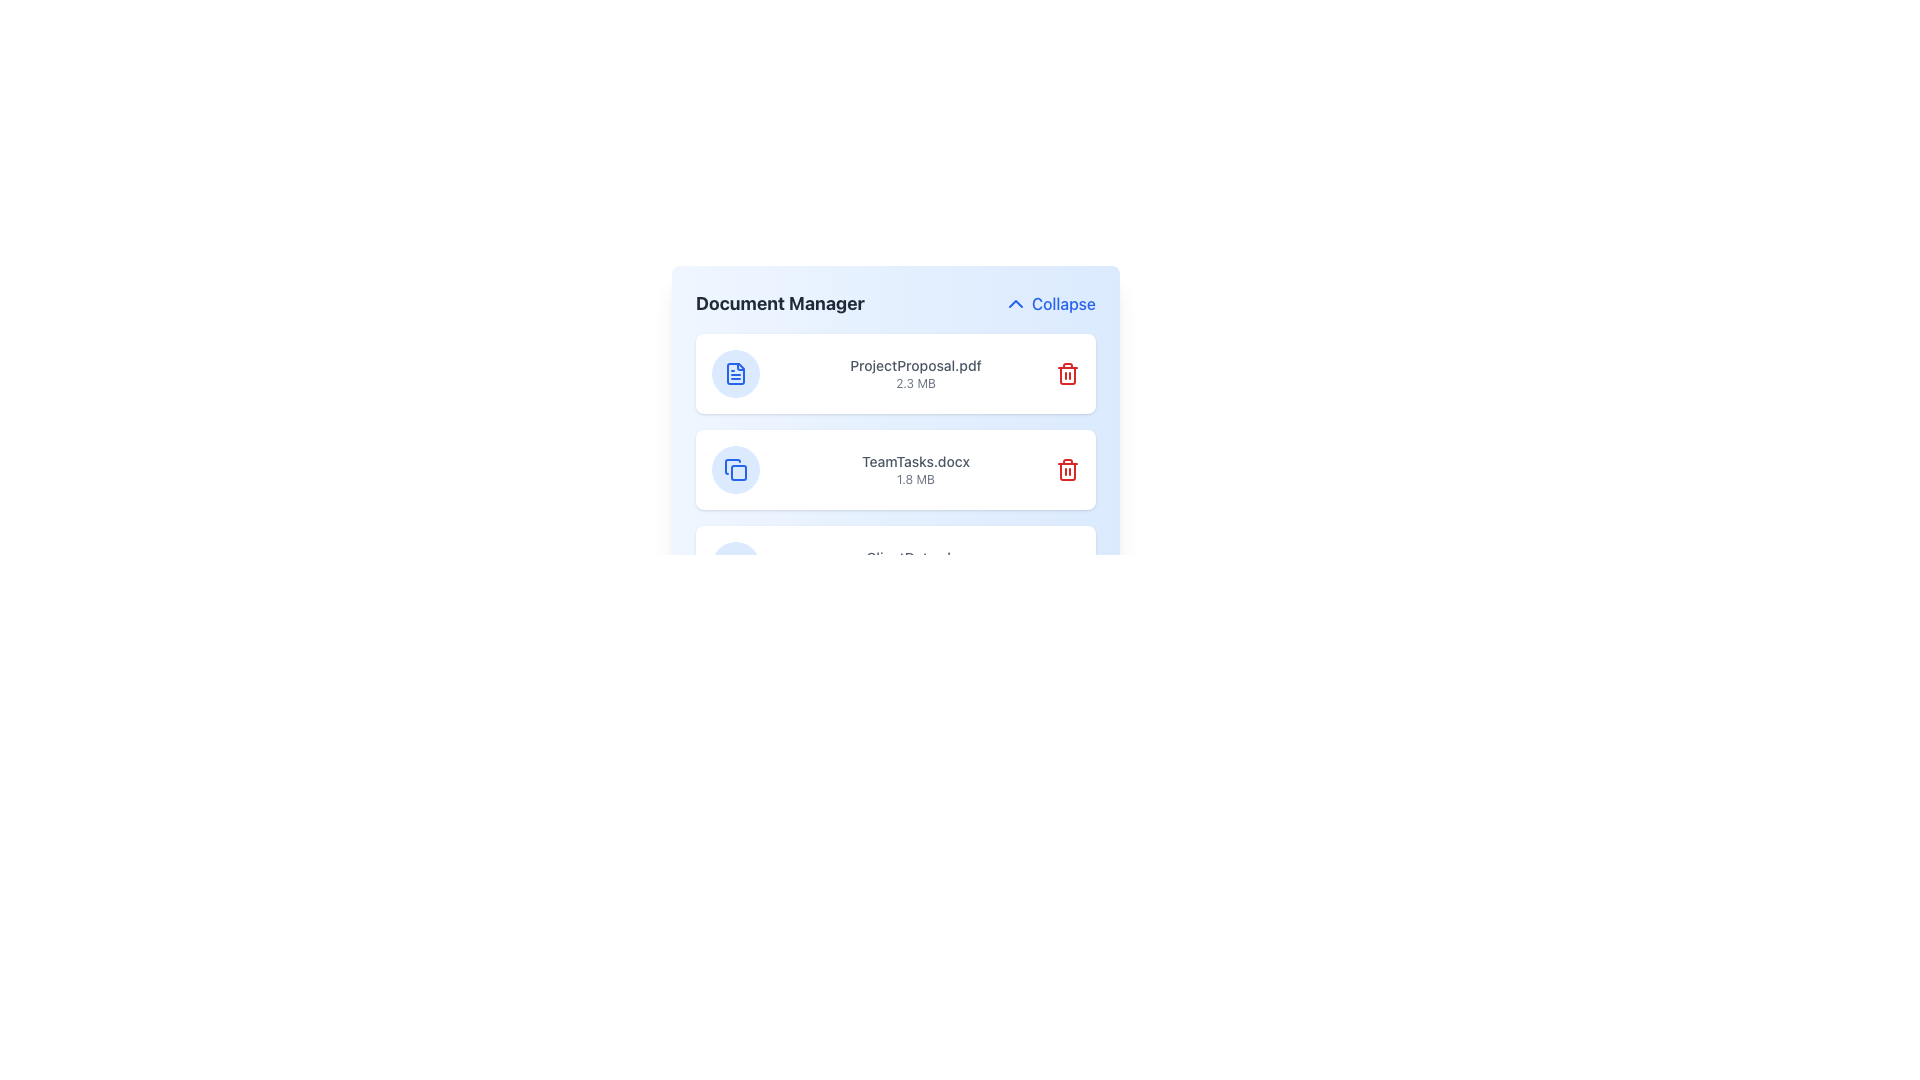 This screenshot has width=1920, height=1080. Describe the element at coordinates (915, 470) in the screenshot. I see `text content of the label that identifies the document, located as the second item in the Document Manager list, specifically positioned between 'ProjectProposal.pdf' and the next file entry` at that location.